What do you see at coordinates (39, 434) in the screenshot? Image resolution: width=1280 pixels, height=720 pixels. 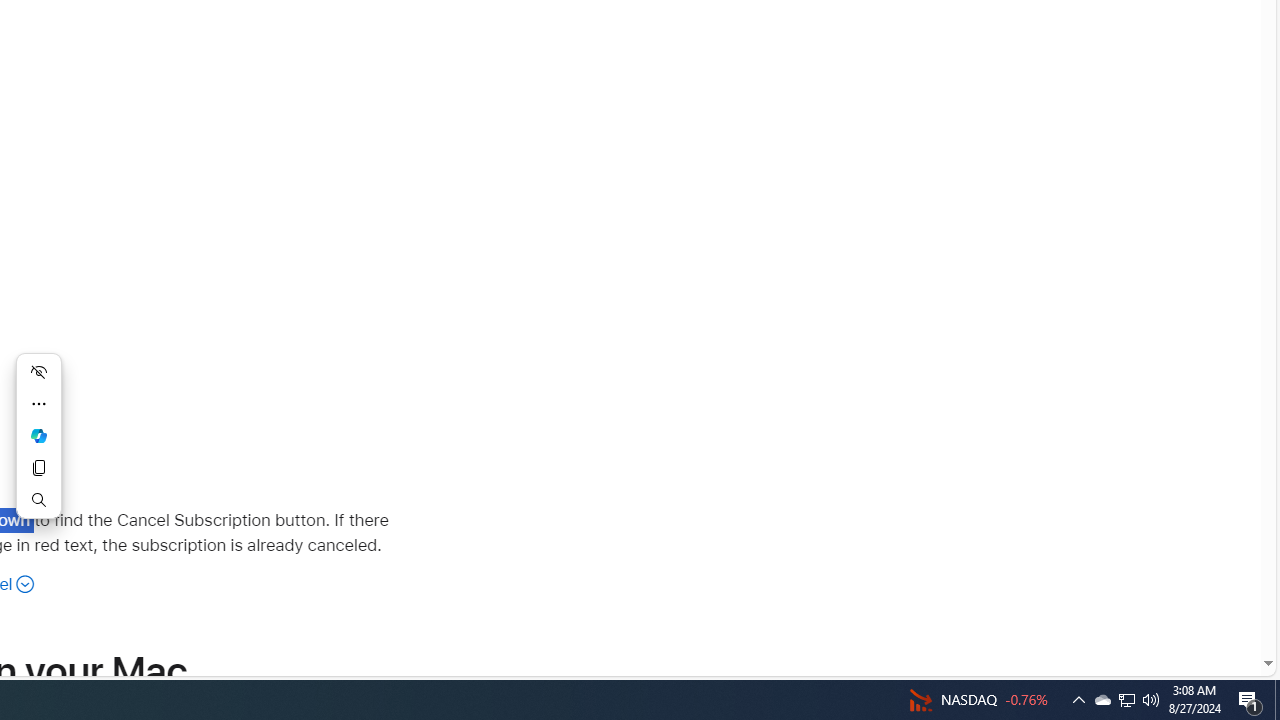 I see `'Mini menu on text selection'` at bounding box center [39, 434].